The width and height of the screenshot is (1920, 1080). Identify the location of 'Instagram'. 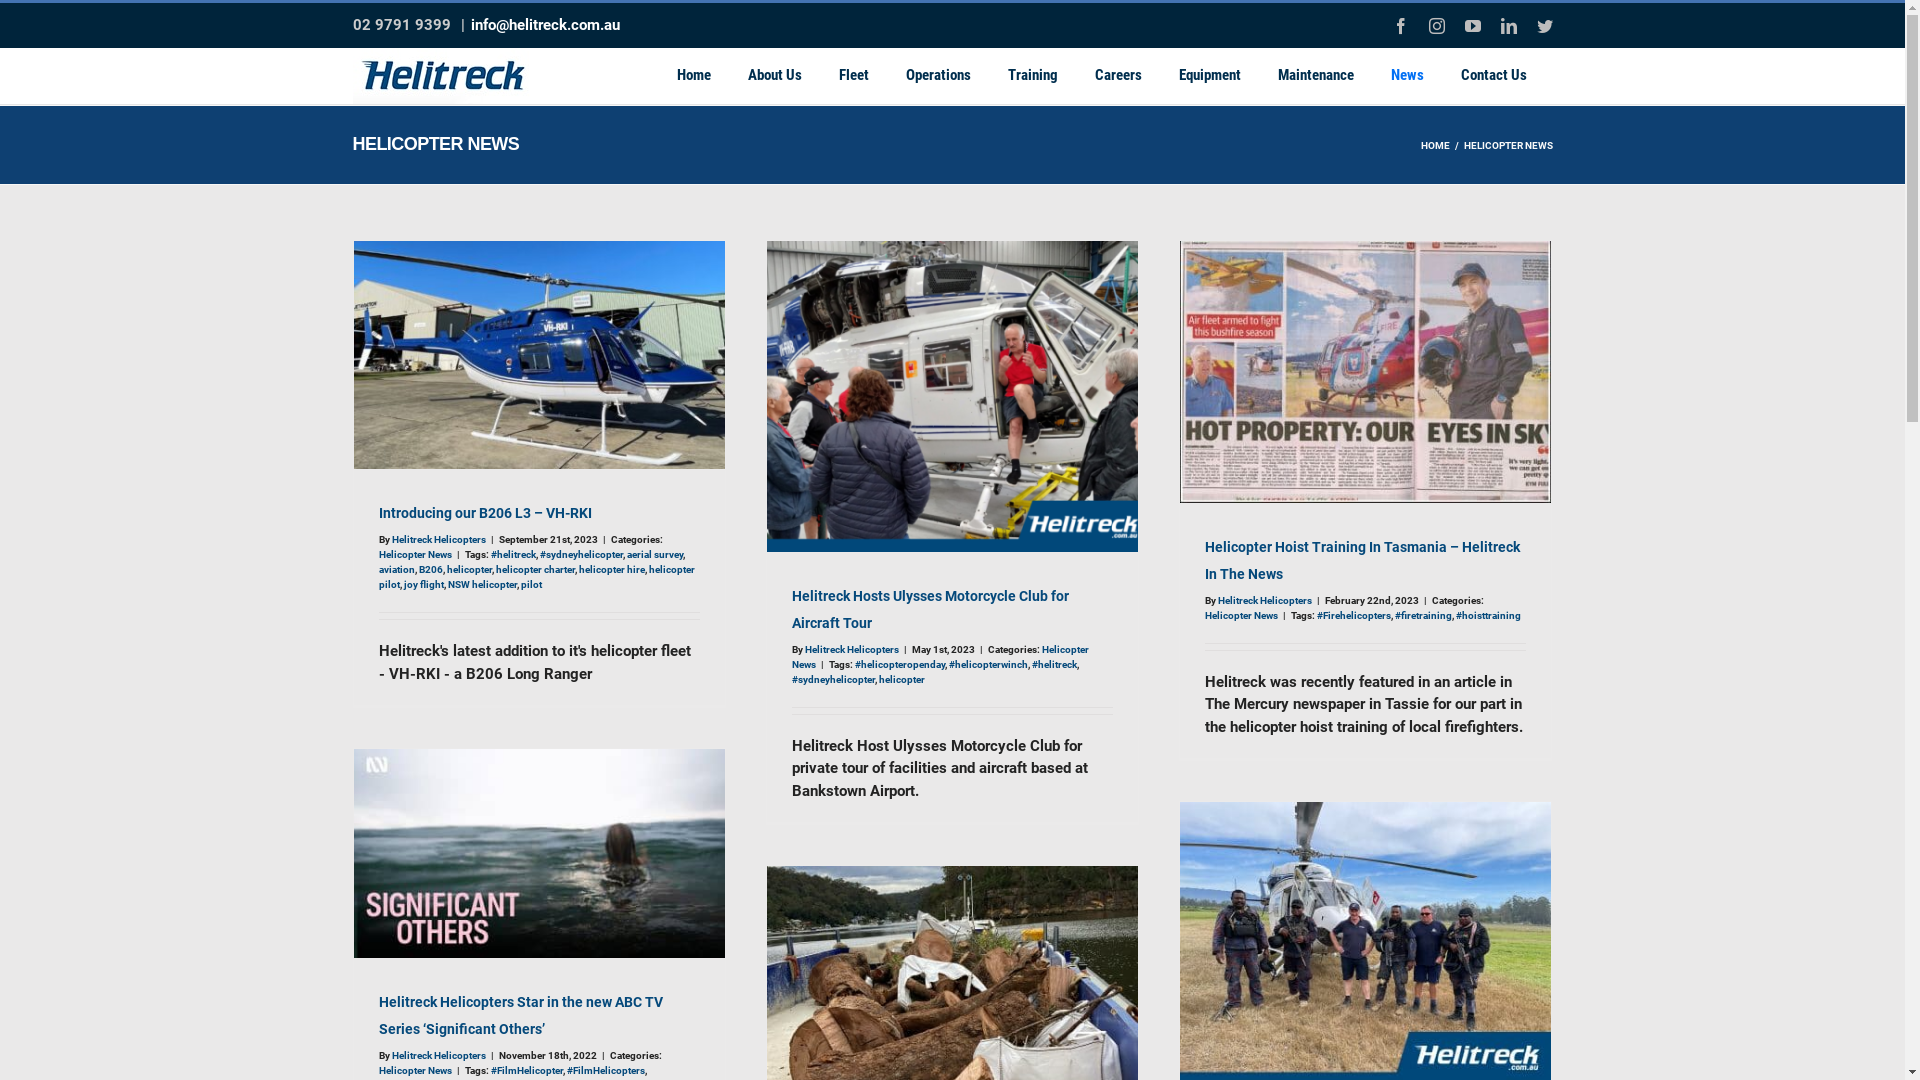
(1427, 26).